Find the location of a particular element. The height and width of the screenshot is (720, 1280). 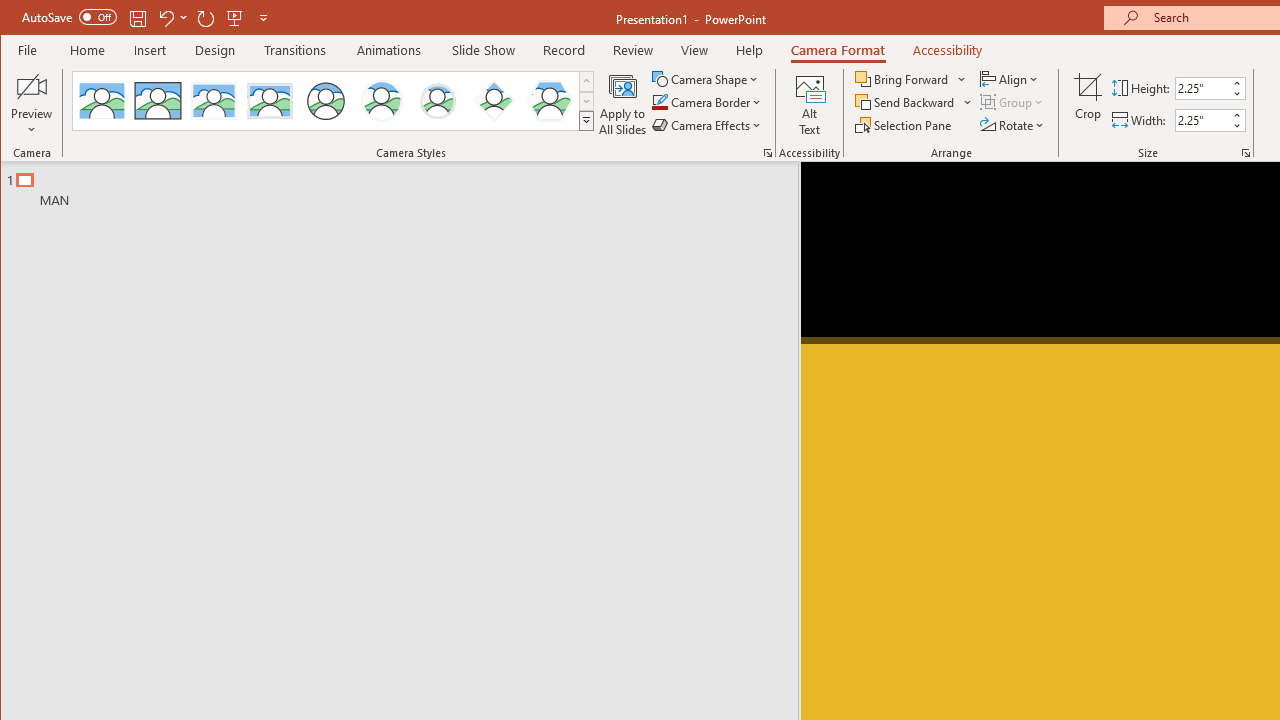

'Soft Edge Rectangle' is located at coordinates (269, 100).